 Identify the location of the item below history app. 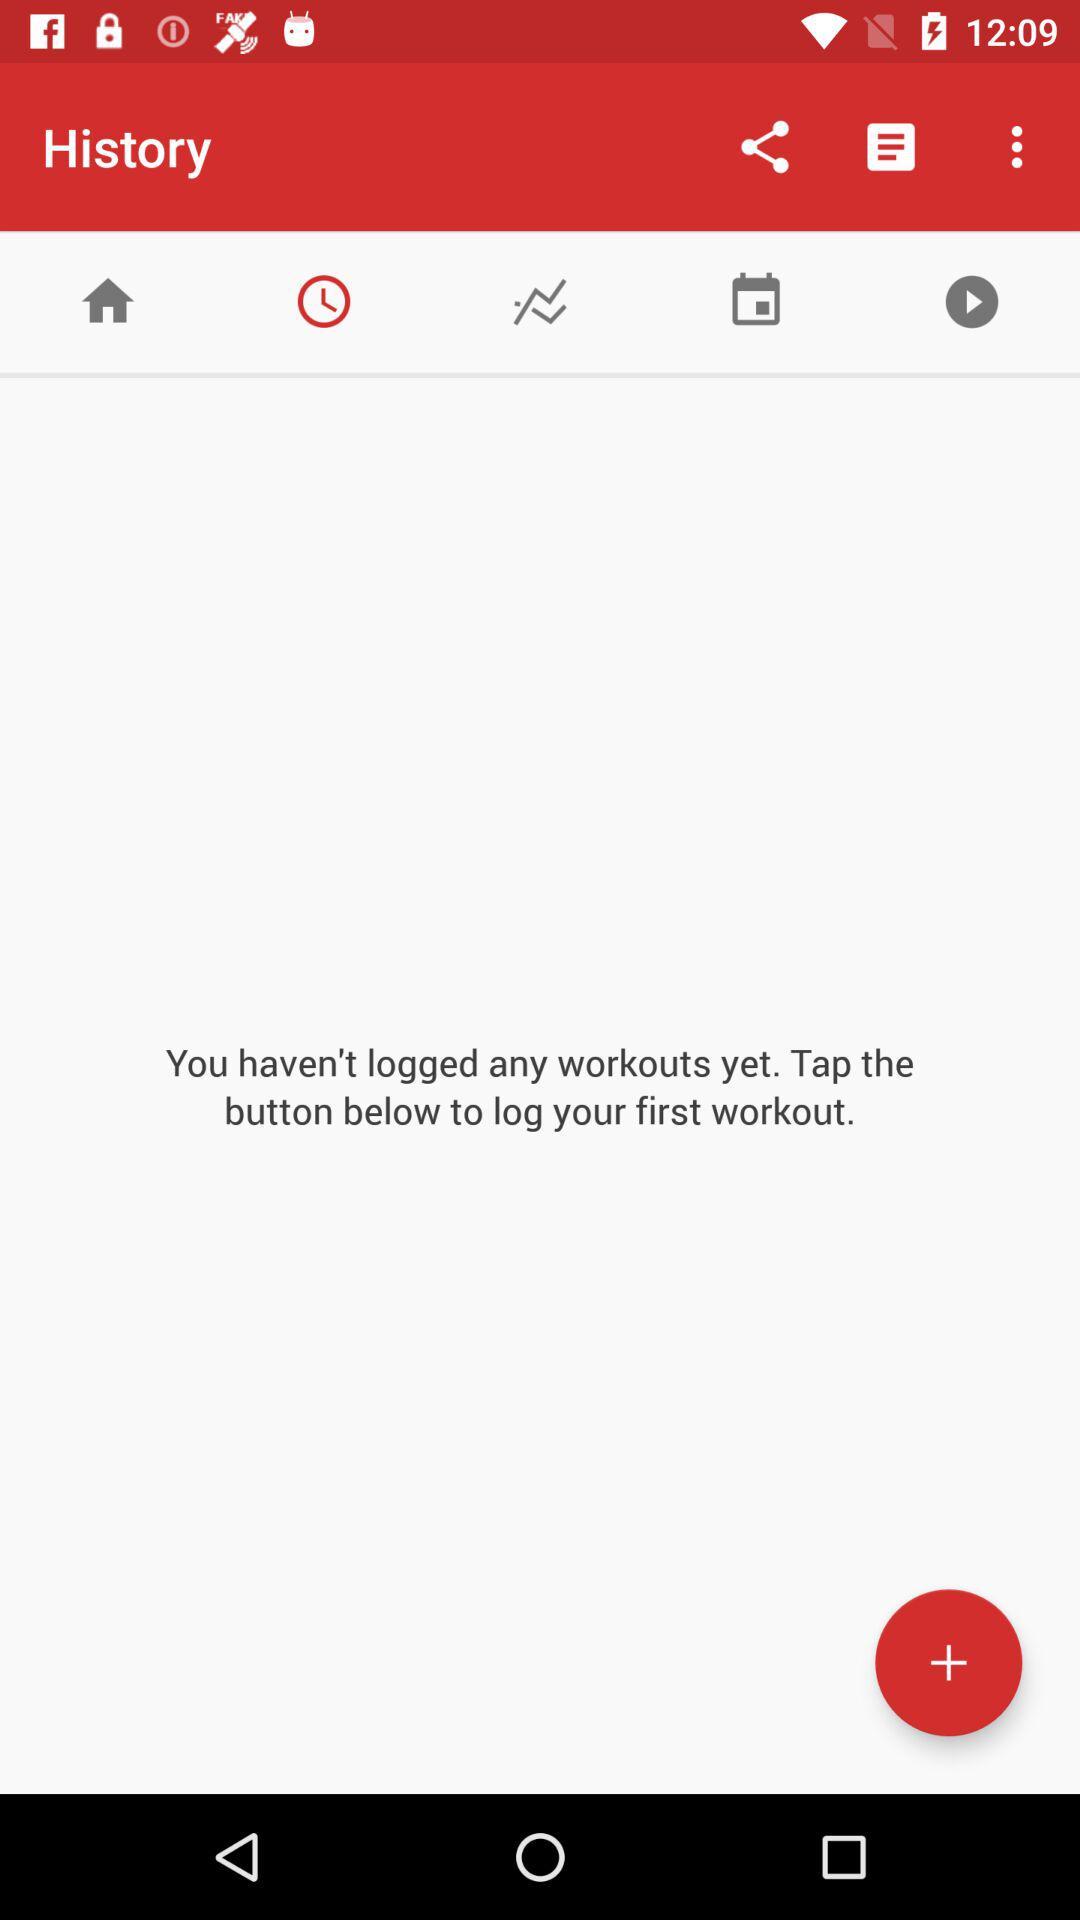
(323, 300).